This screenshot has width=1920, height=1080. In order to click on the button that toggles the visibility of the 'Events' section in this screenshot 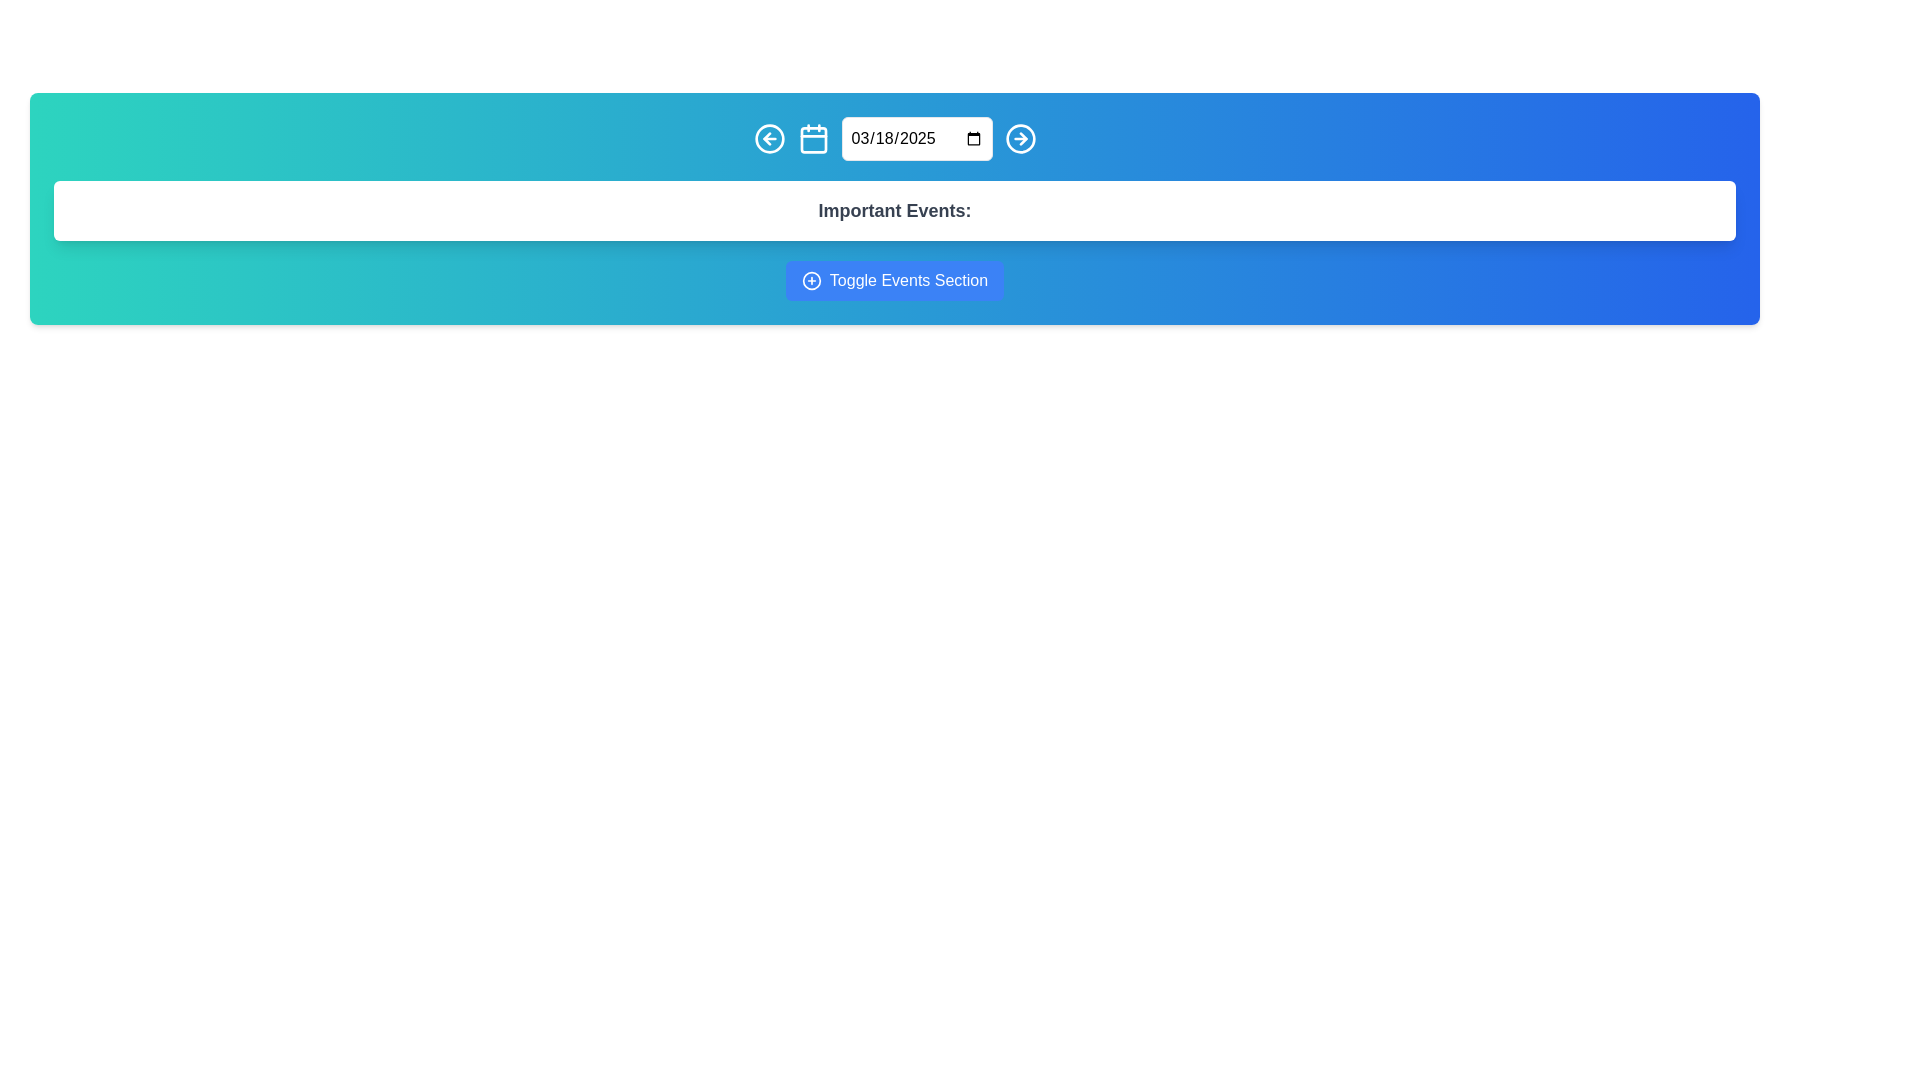, I will do `click(893, 281)`.